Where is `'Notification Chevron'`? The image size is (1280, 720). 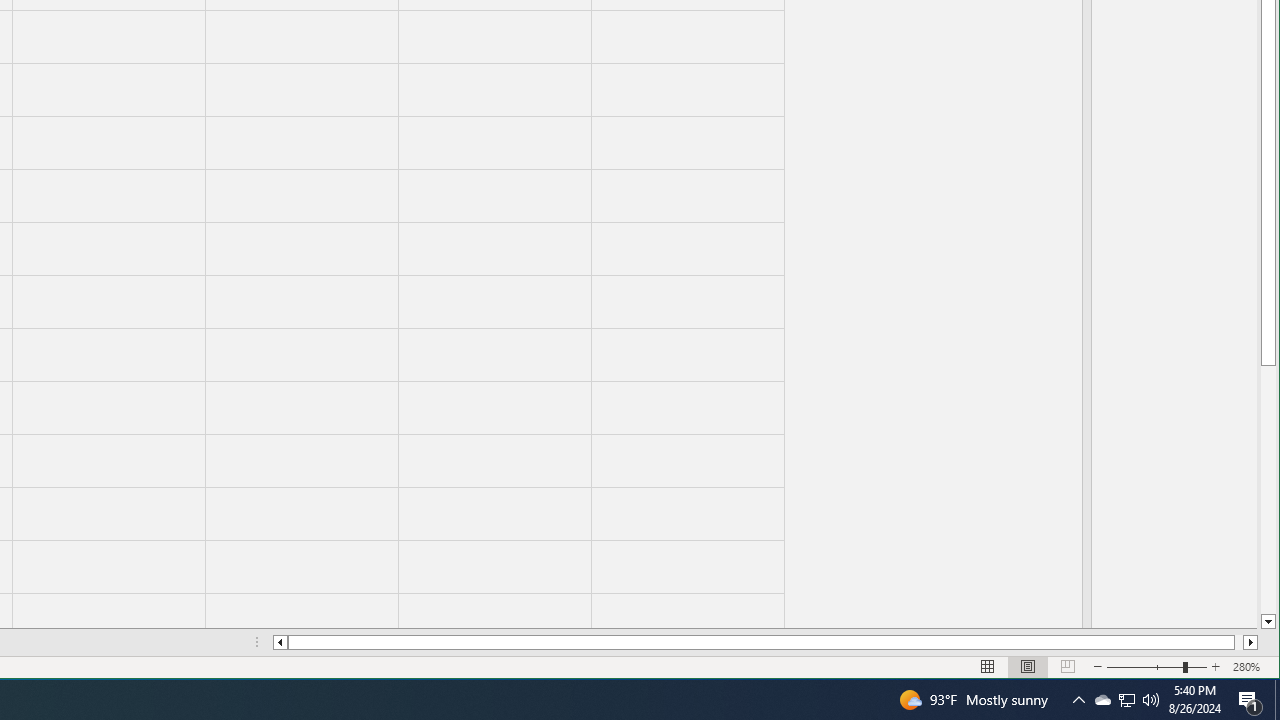 'Notification Chevron' is located at coordinates (1101, 698).